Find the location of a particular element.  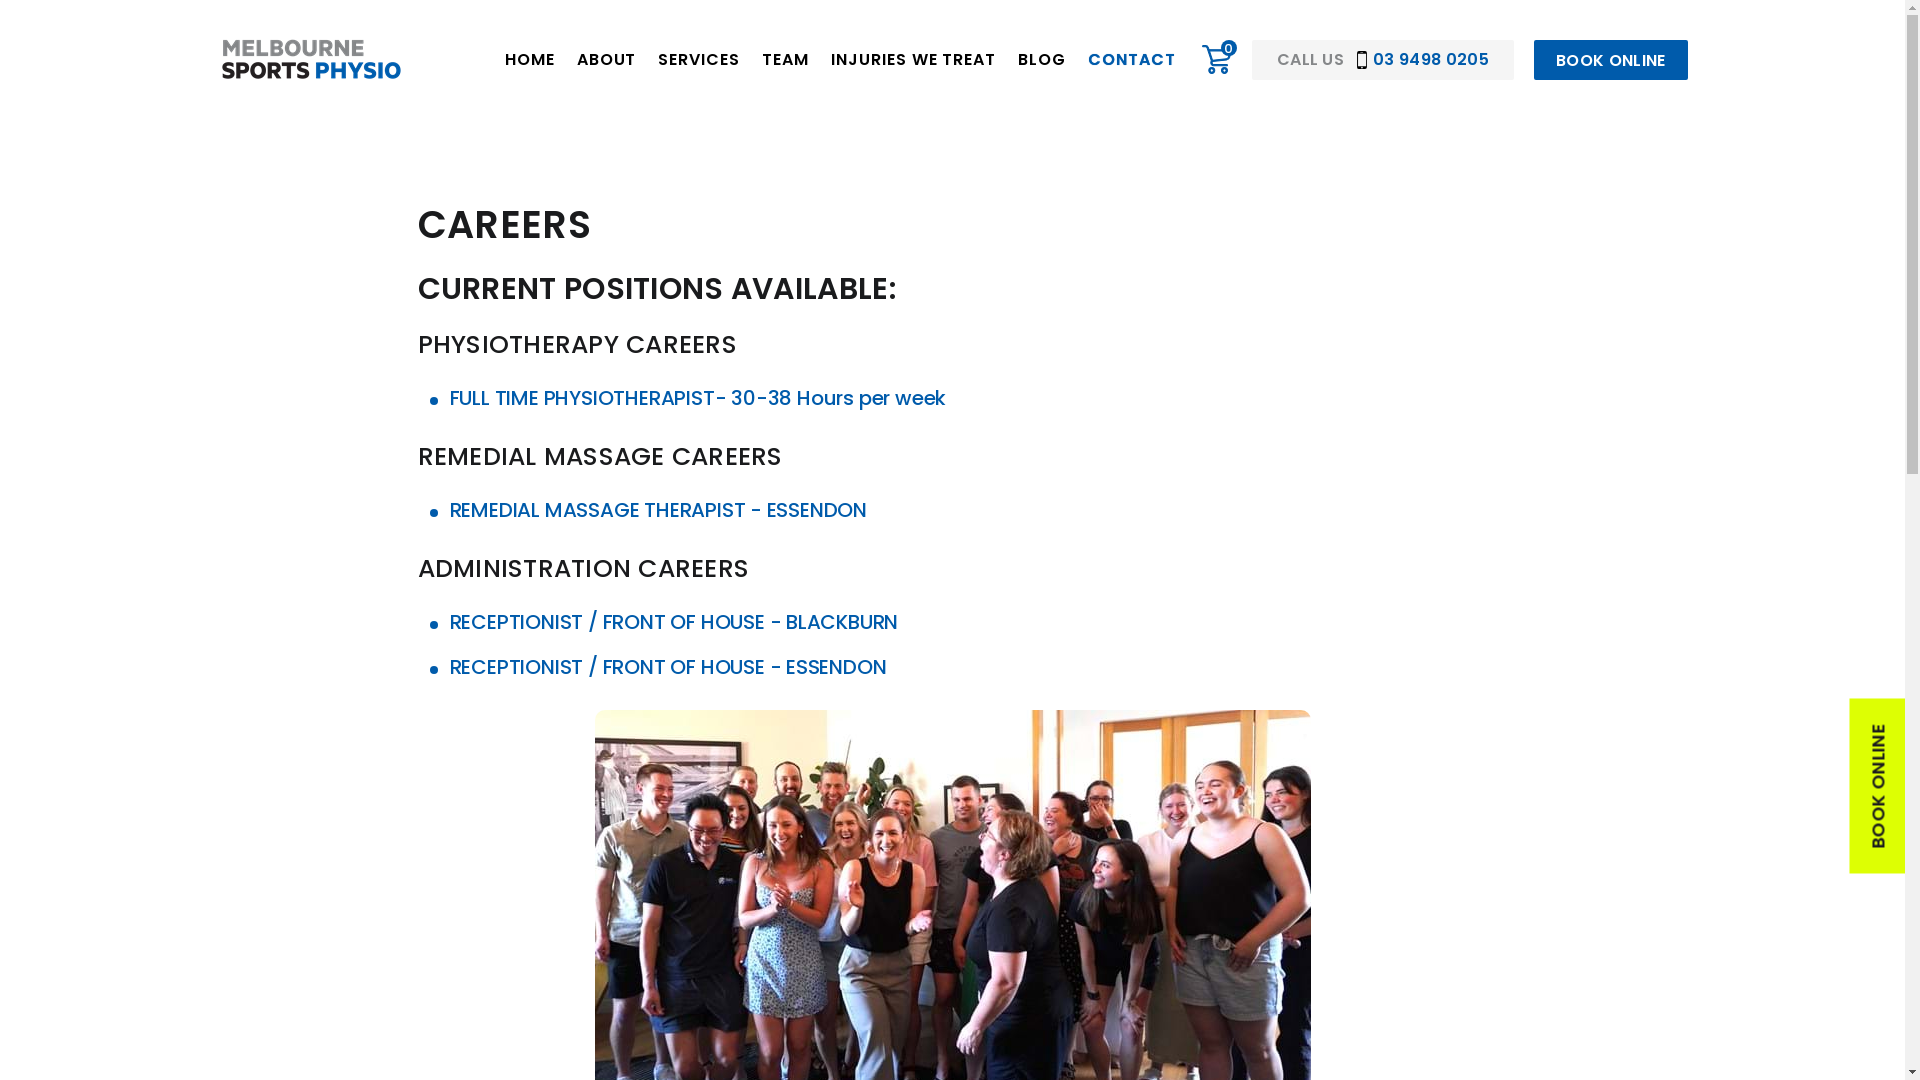

'HOME' is located at coordinates (529, 59).